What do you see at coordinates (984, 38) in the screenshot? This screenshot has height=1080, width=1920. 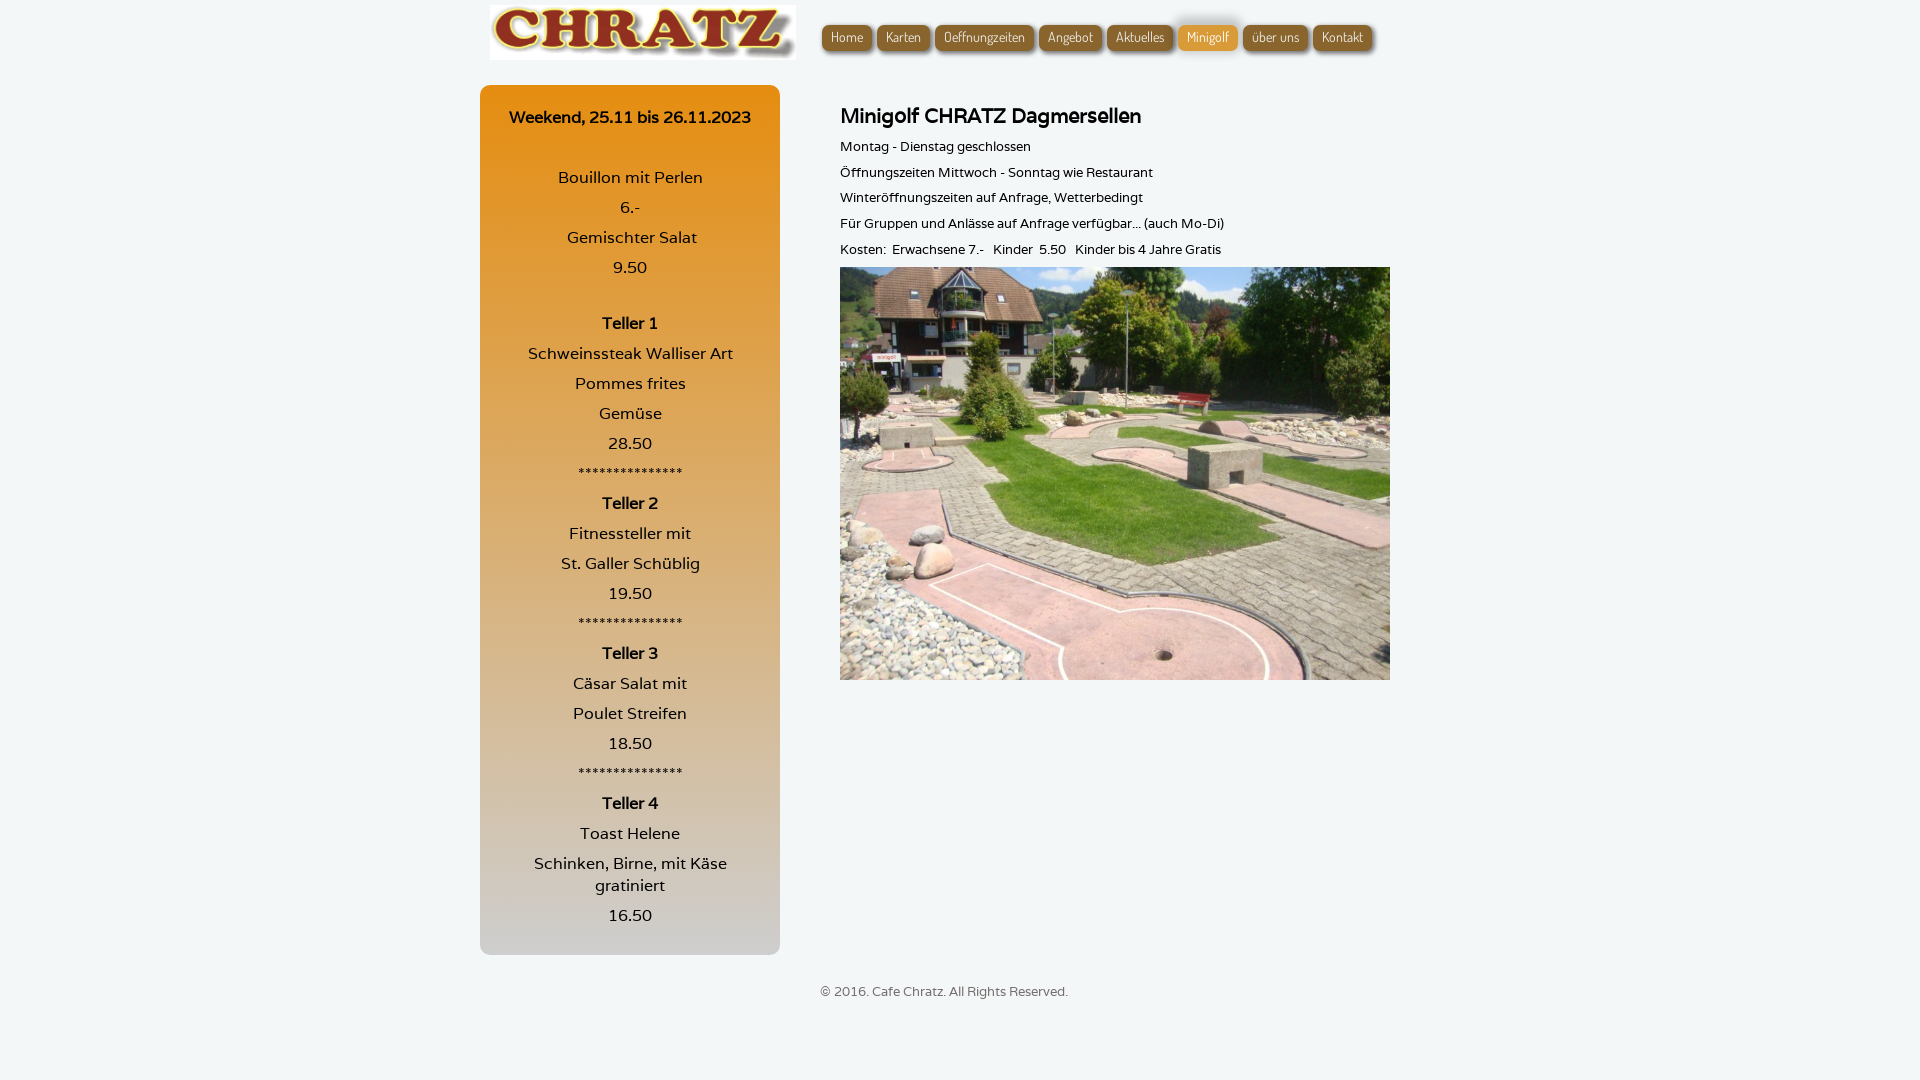 I see `'Oeffnungzeiten'` at bounding box center [984, 38].